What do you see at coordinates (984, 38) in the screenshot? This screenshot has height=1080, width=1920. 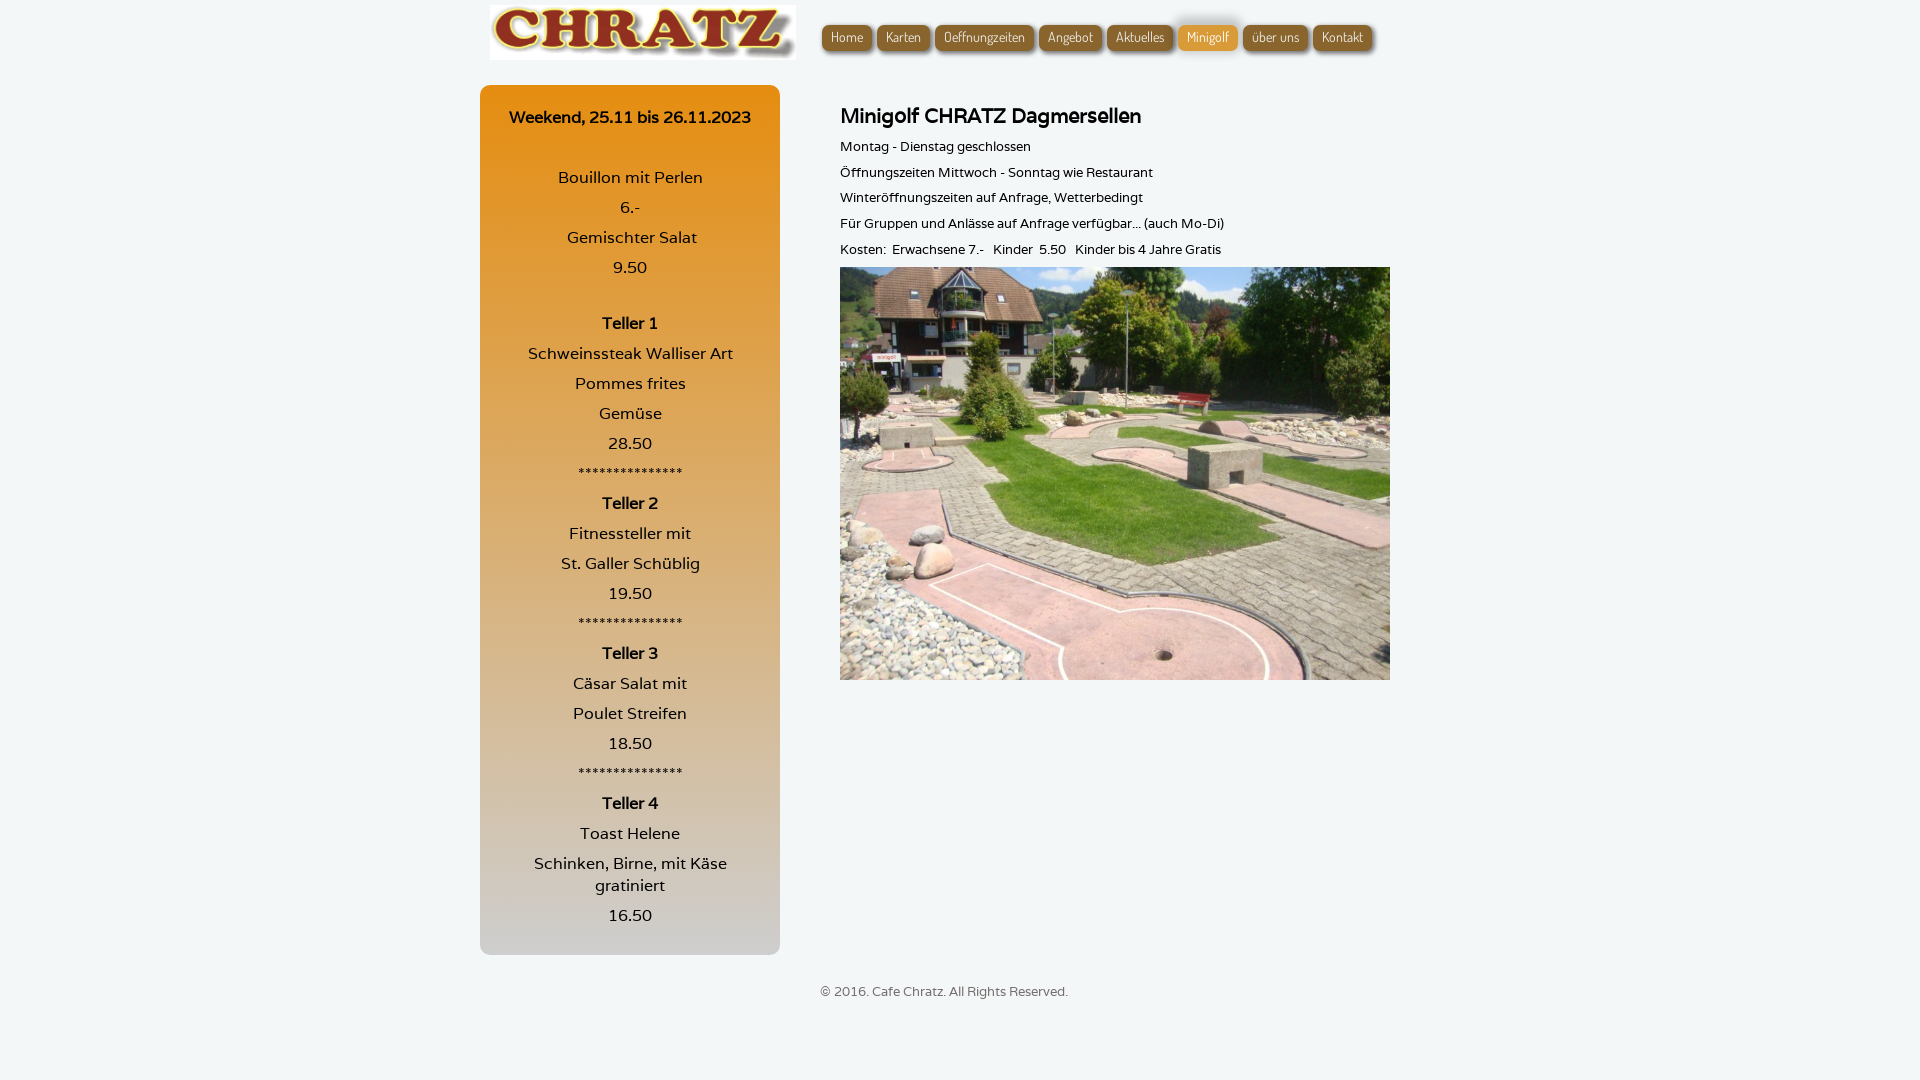 I see `'Oeffnungzeiten'` at bounding box center [984, 38].